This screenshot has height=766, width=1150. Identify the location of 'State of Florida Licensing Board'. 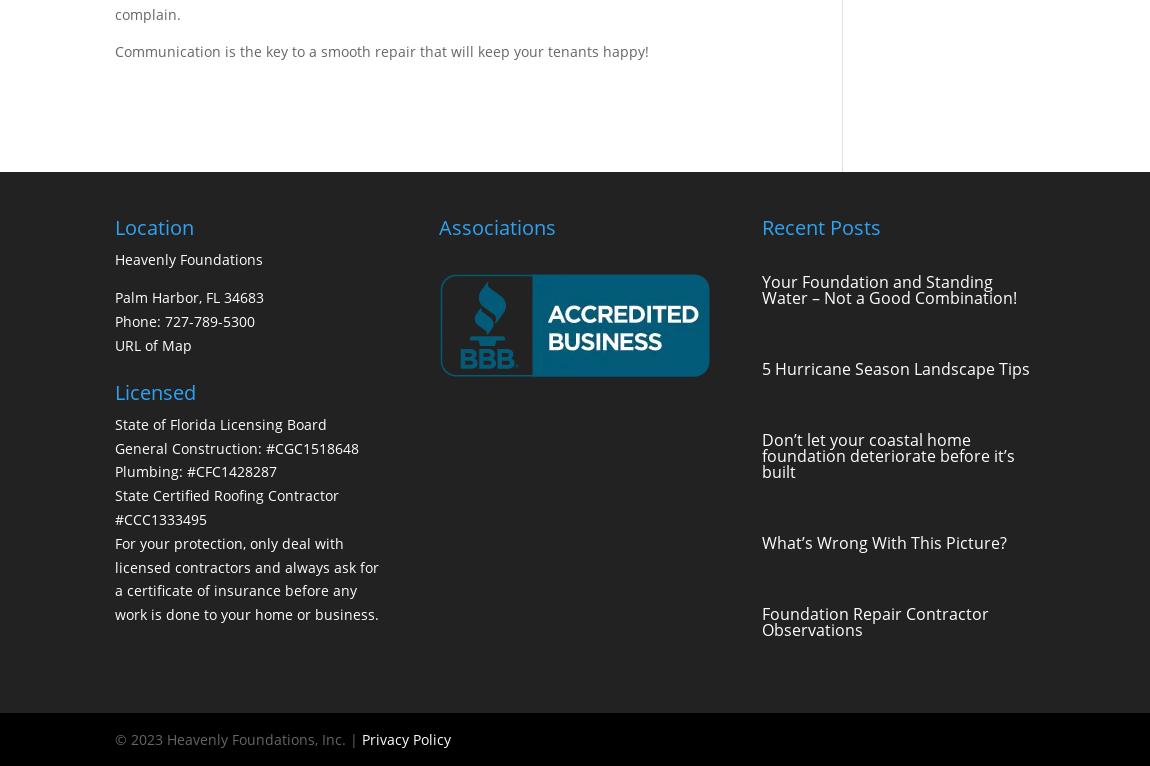
(220, 423).